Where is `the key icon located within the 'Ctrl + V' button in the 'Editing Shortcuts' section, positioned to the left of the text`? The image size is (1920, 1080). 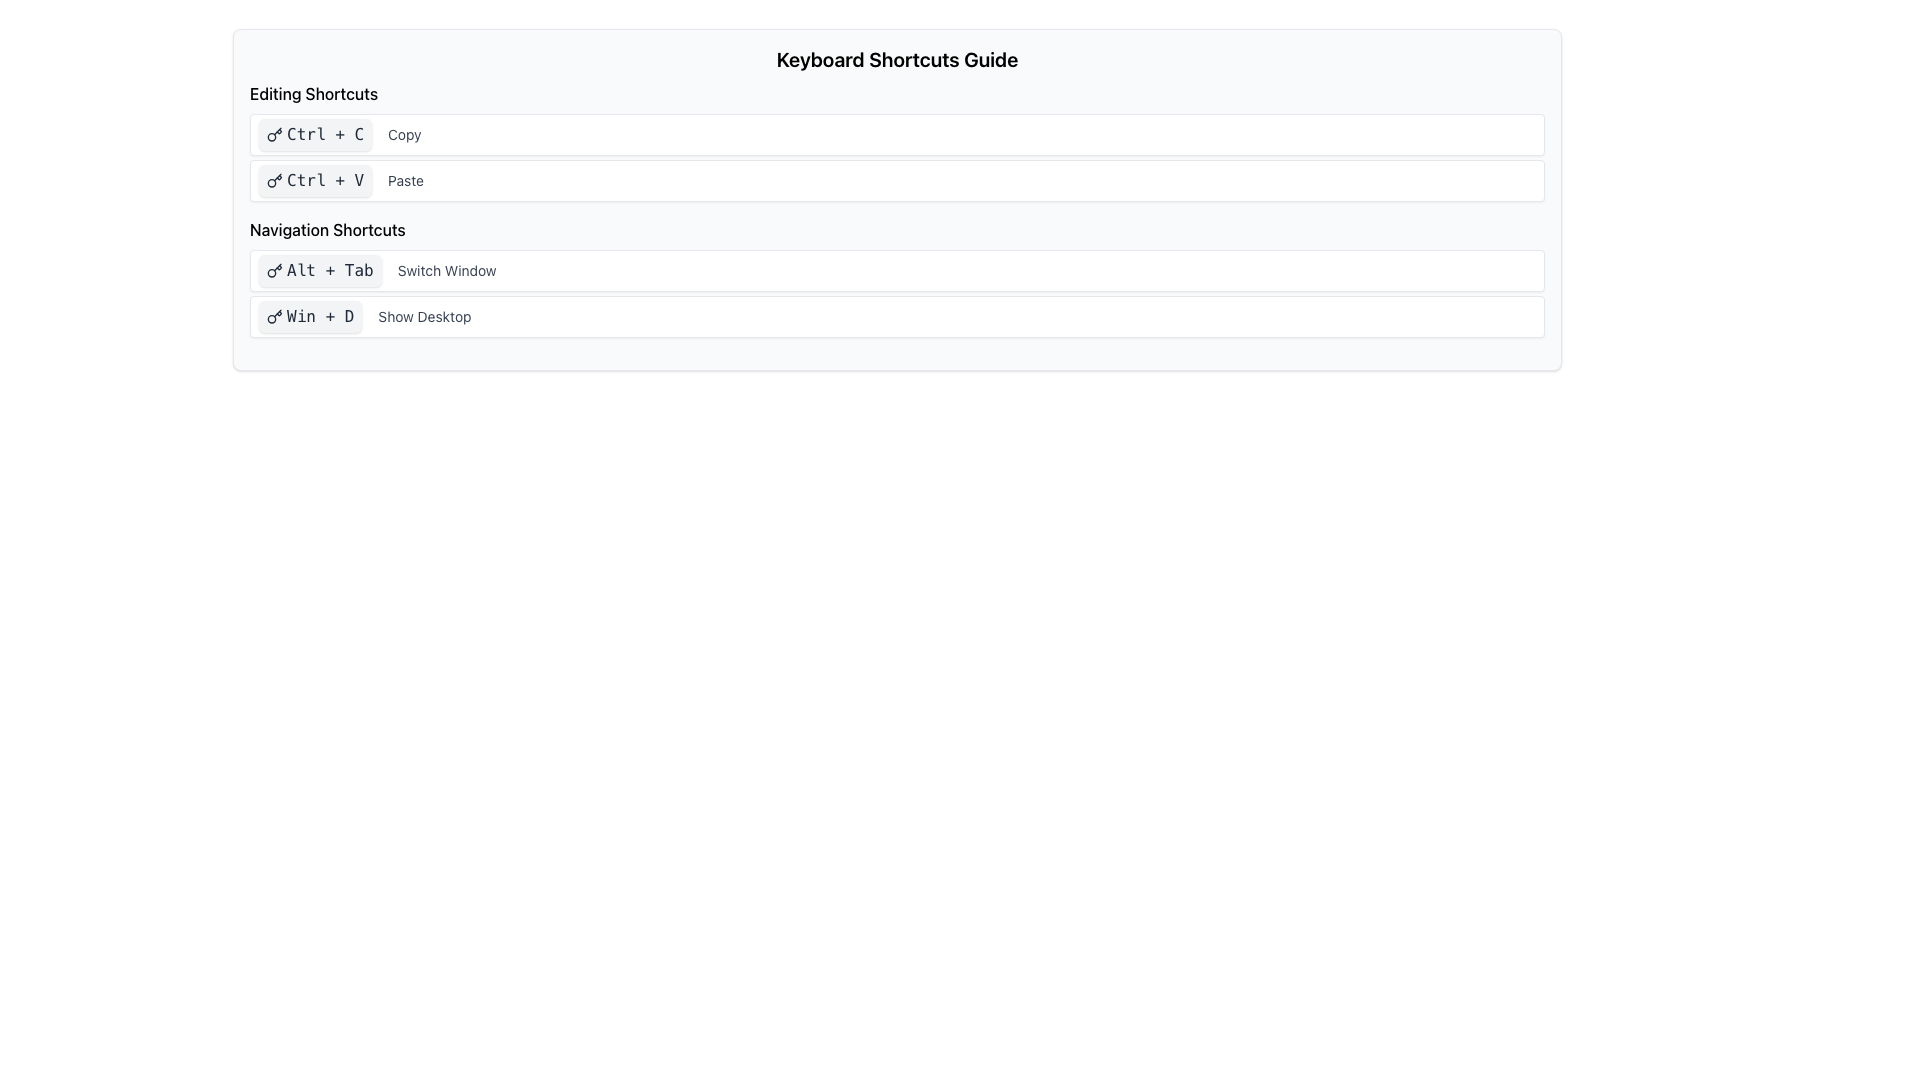
the key icon located within the 'Ctrl + V' button in the 'Editing Shortcuts' section, positioned to the left of the text is located at coordinates (273, 181).